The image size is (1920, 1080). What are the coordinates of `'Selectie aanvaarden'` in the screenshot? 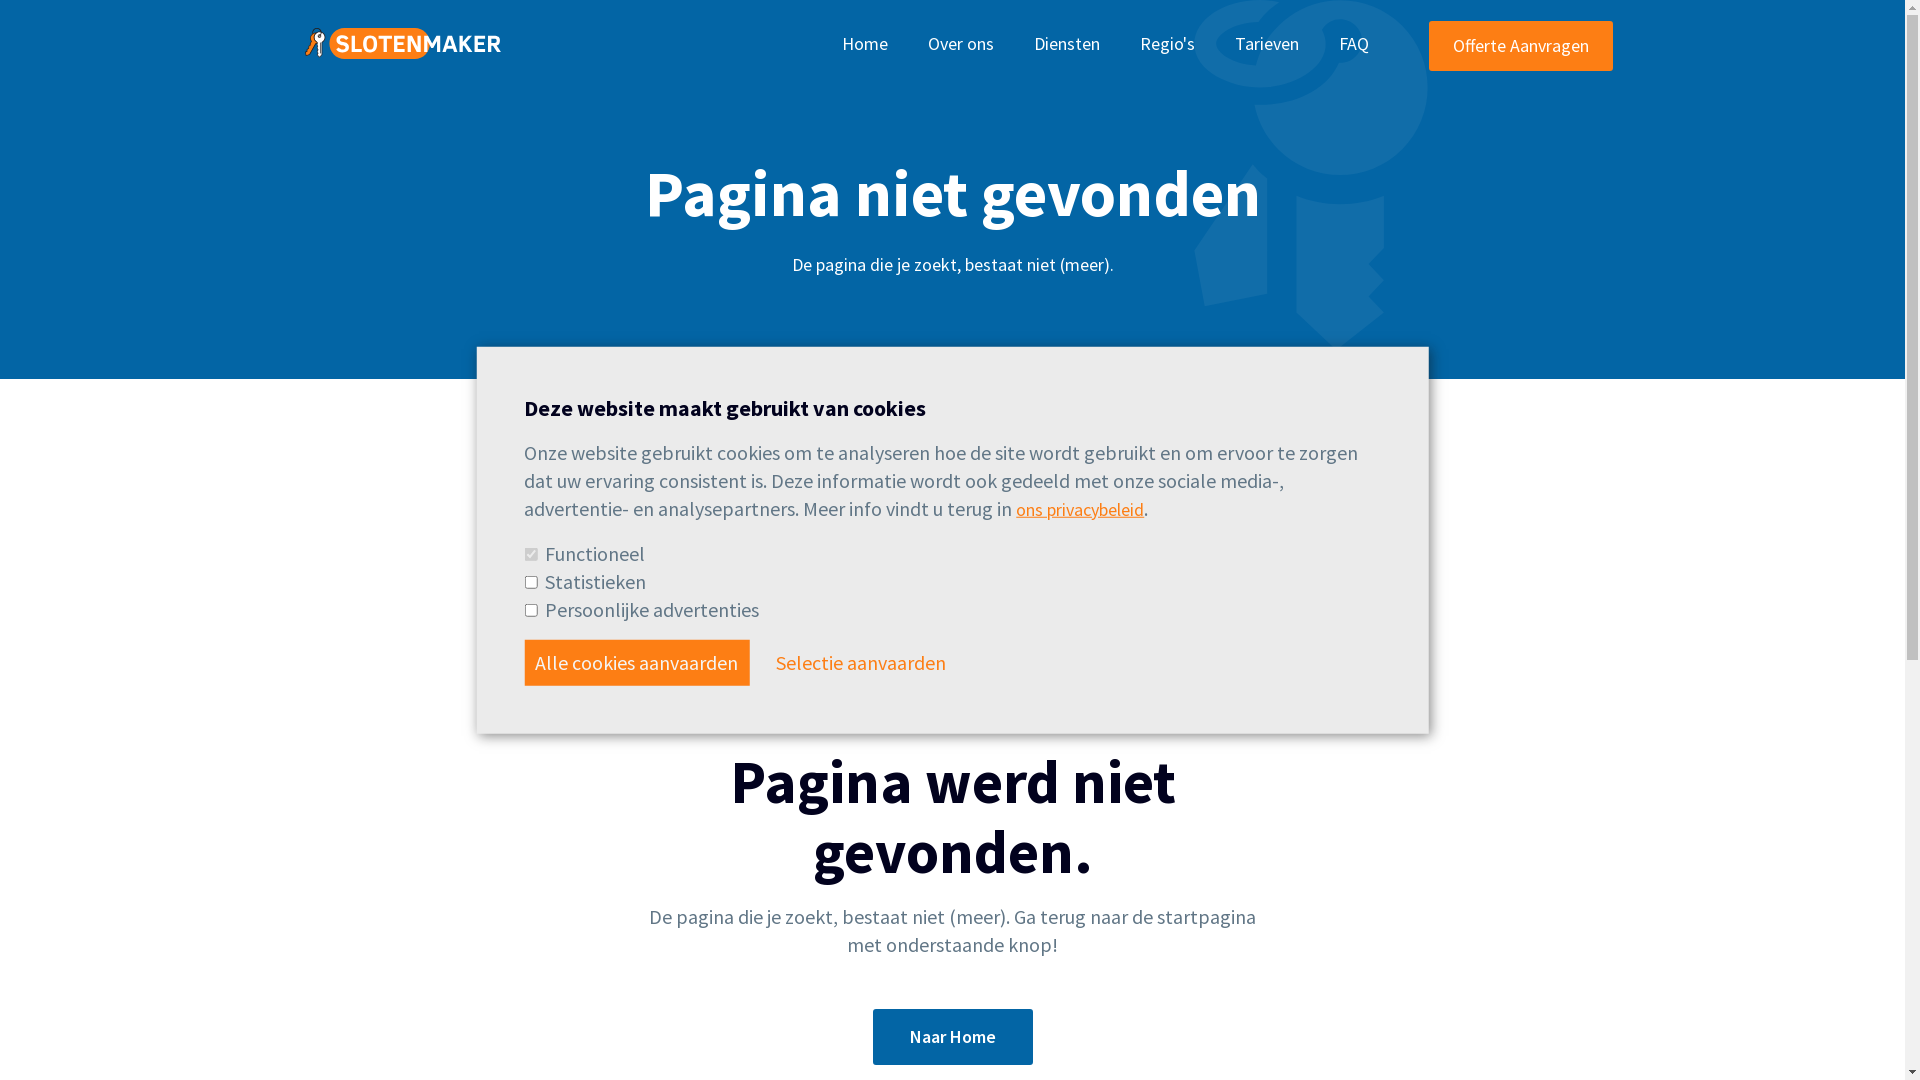 It's located at (763, 662).